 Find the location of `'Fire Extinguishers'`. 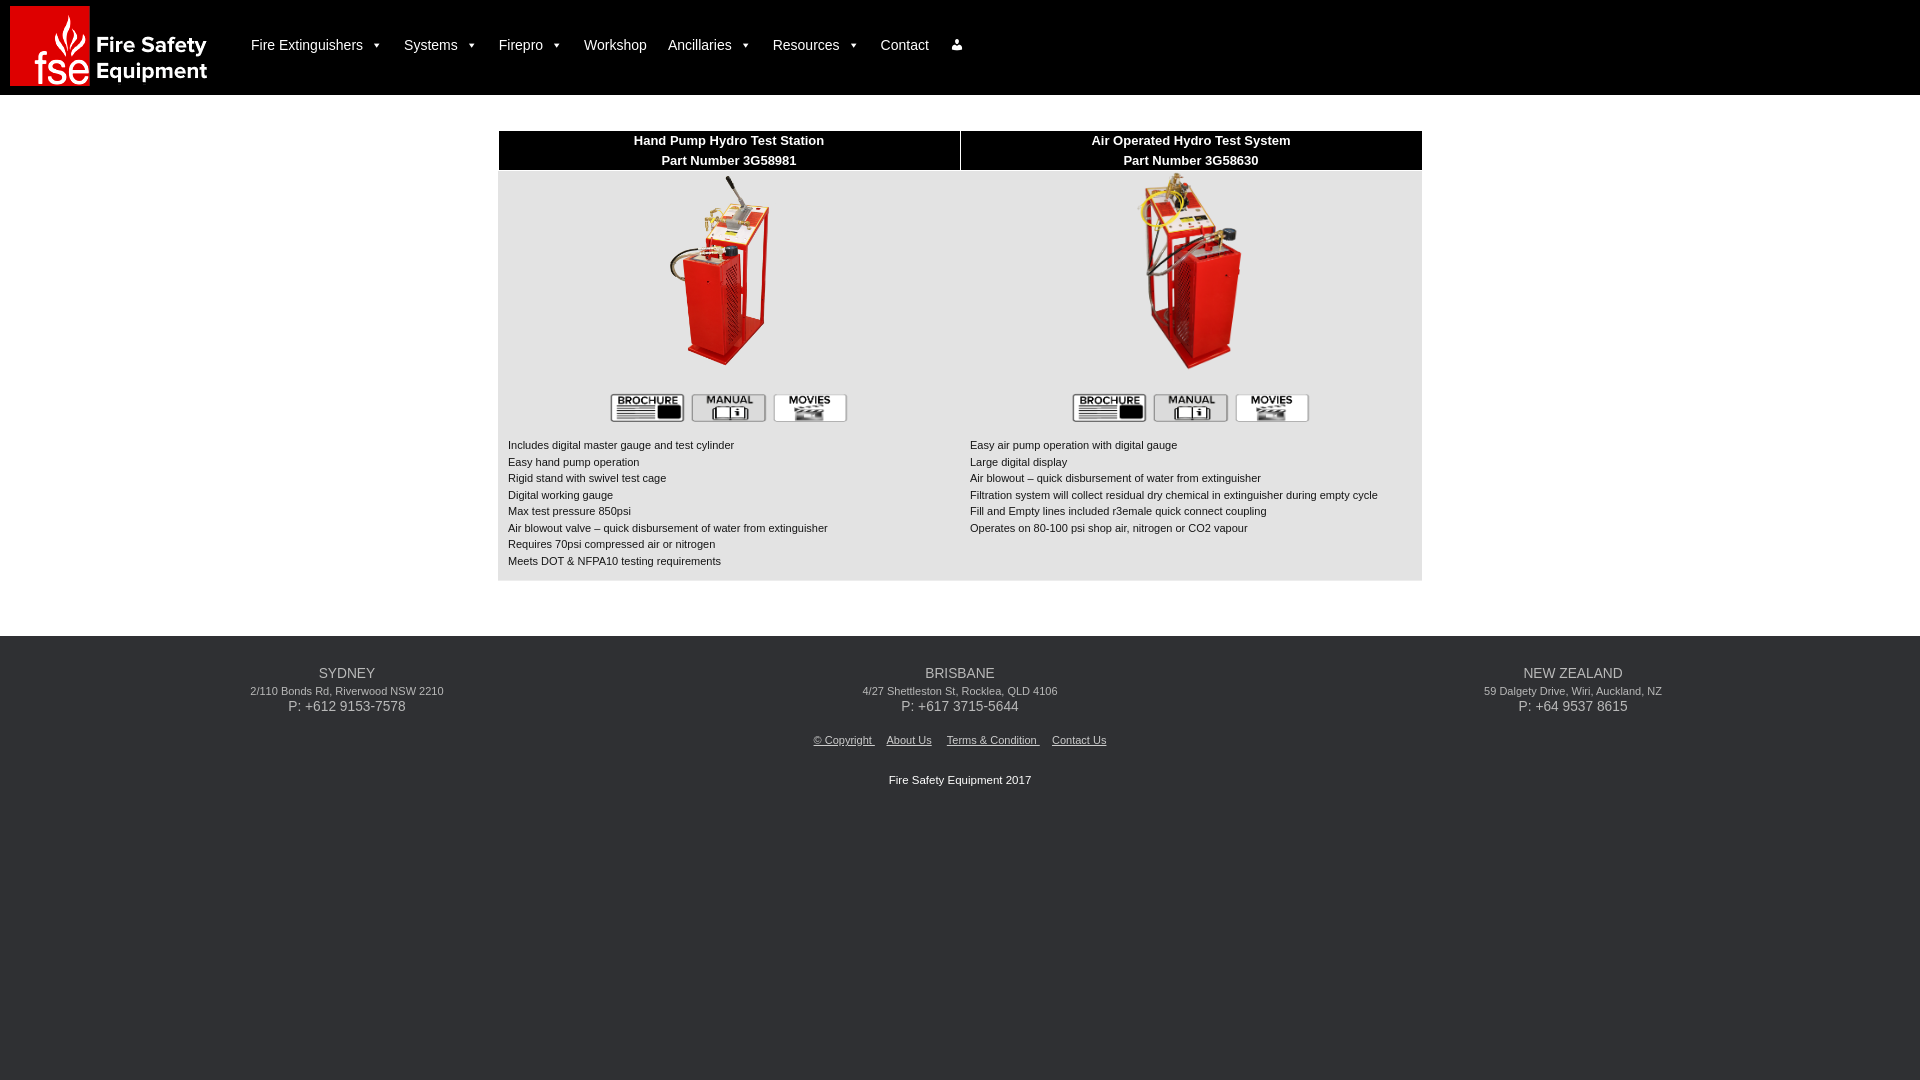

'Fire Extinguishers' is located at coordinates (240, 45).